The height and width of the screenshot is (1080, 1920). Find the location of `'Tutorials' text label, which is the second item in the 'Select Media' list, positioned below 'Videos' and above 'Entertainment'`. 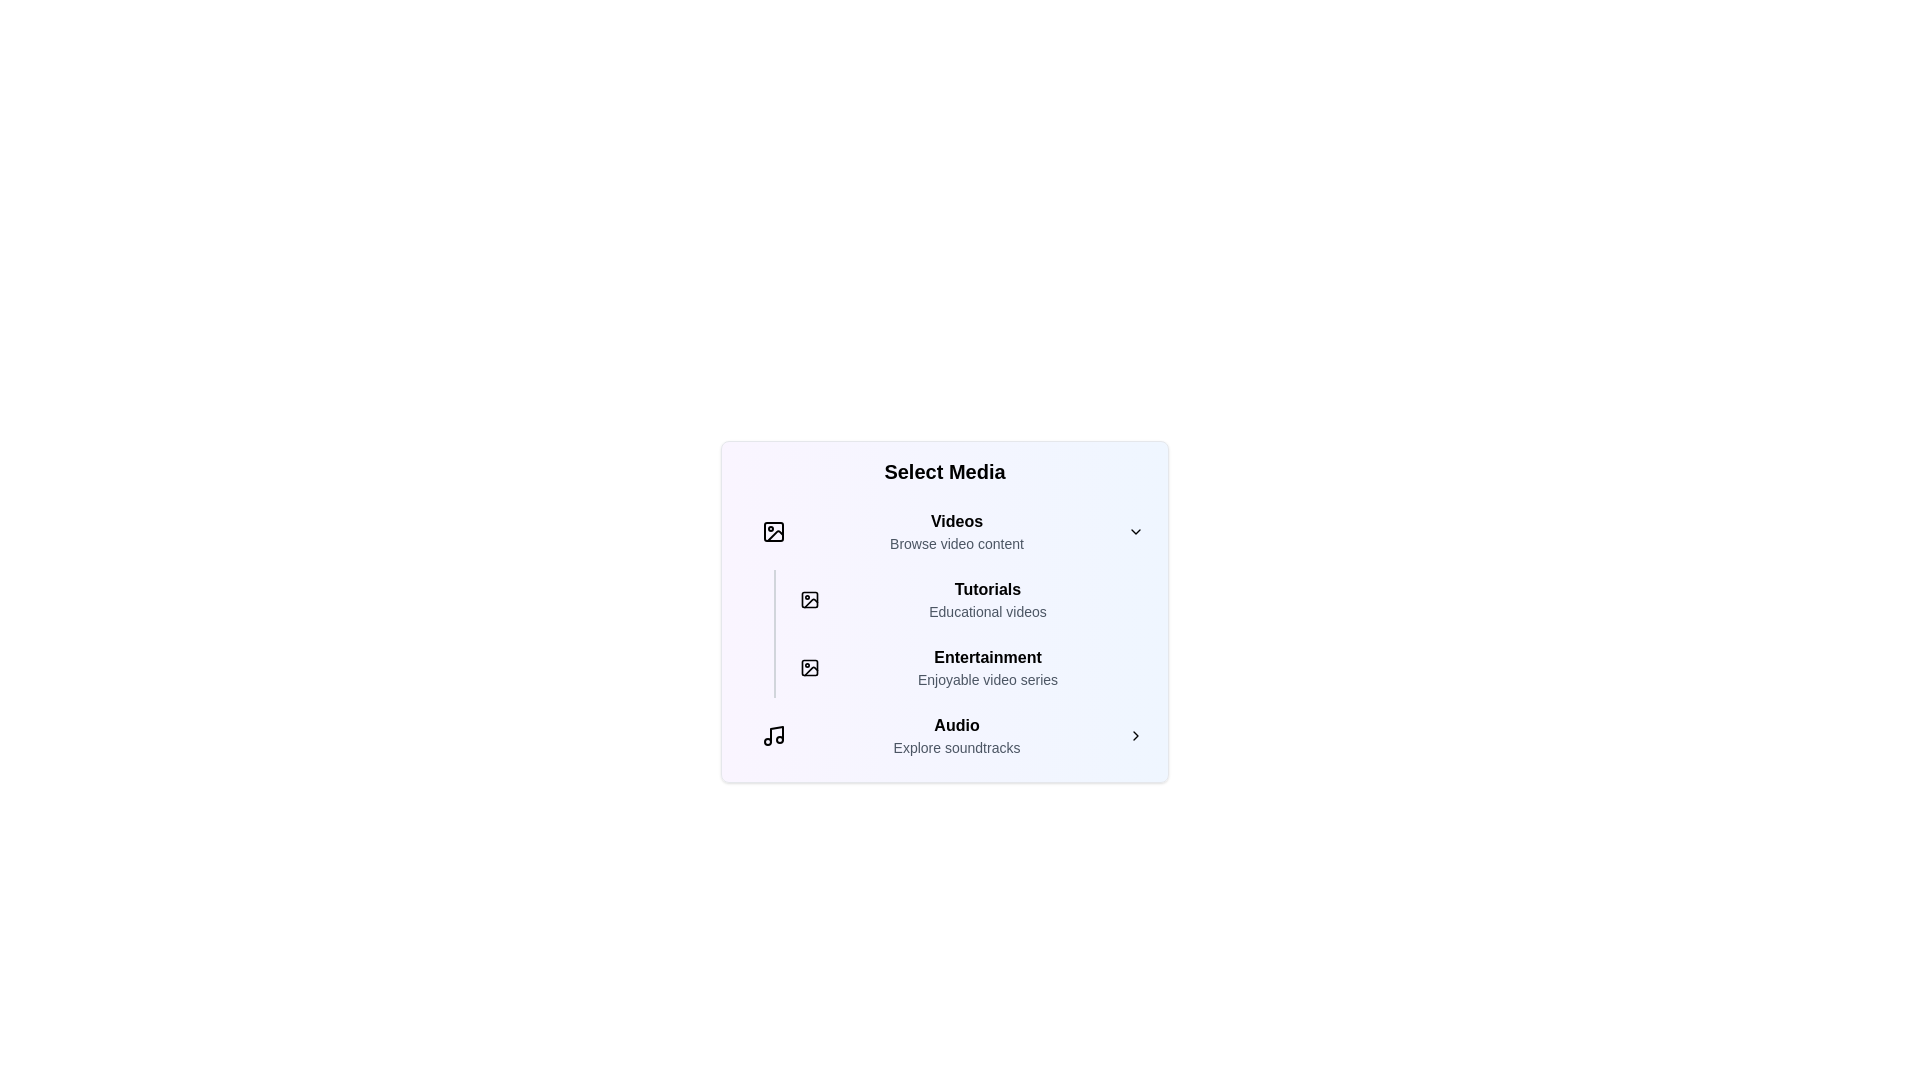

'Tutorials' text label, which is the second item in the 'Select Media' list, positioned below 'Videos' and above 'Entertainment' is located at coordinates (988, 589).